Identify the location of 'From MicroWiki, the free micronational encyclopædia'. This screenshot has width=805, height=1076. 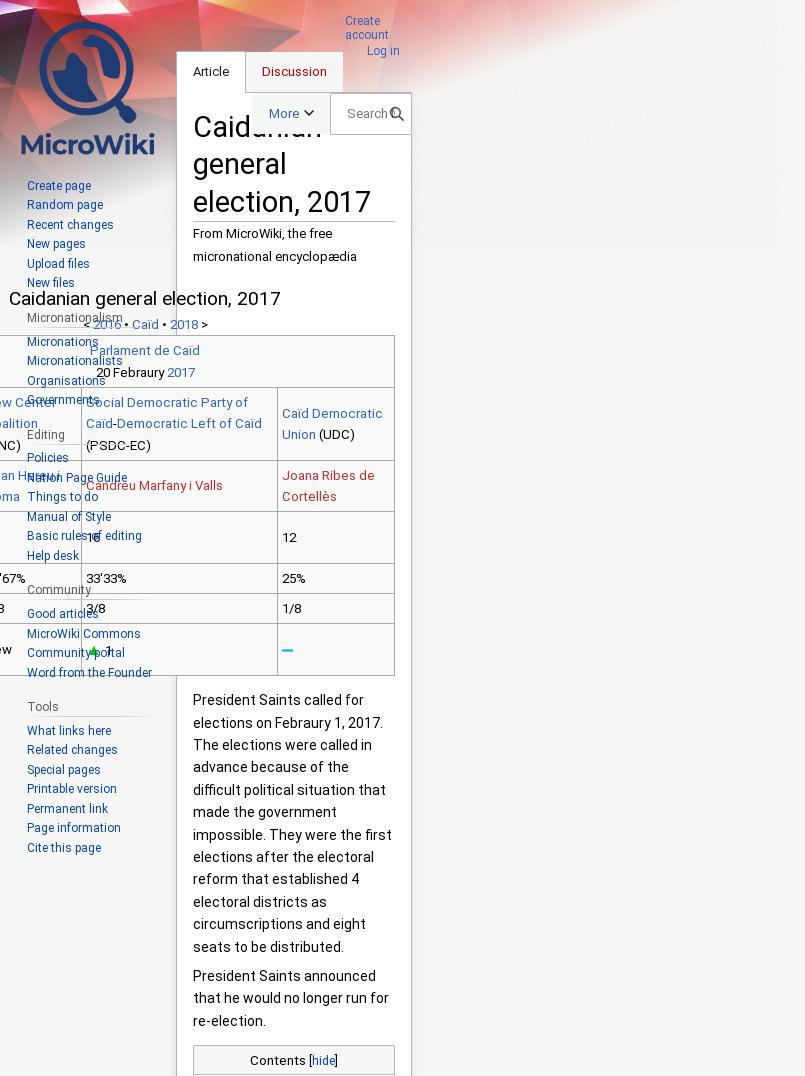
(274, 244).